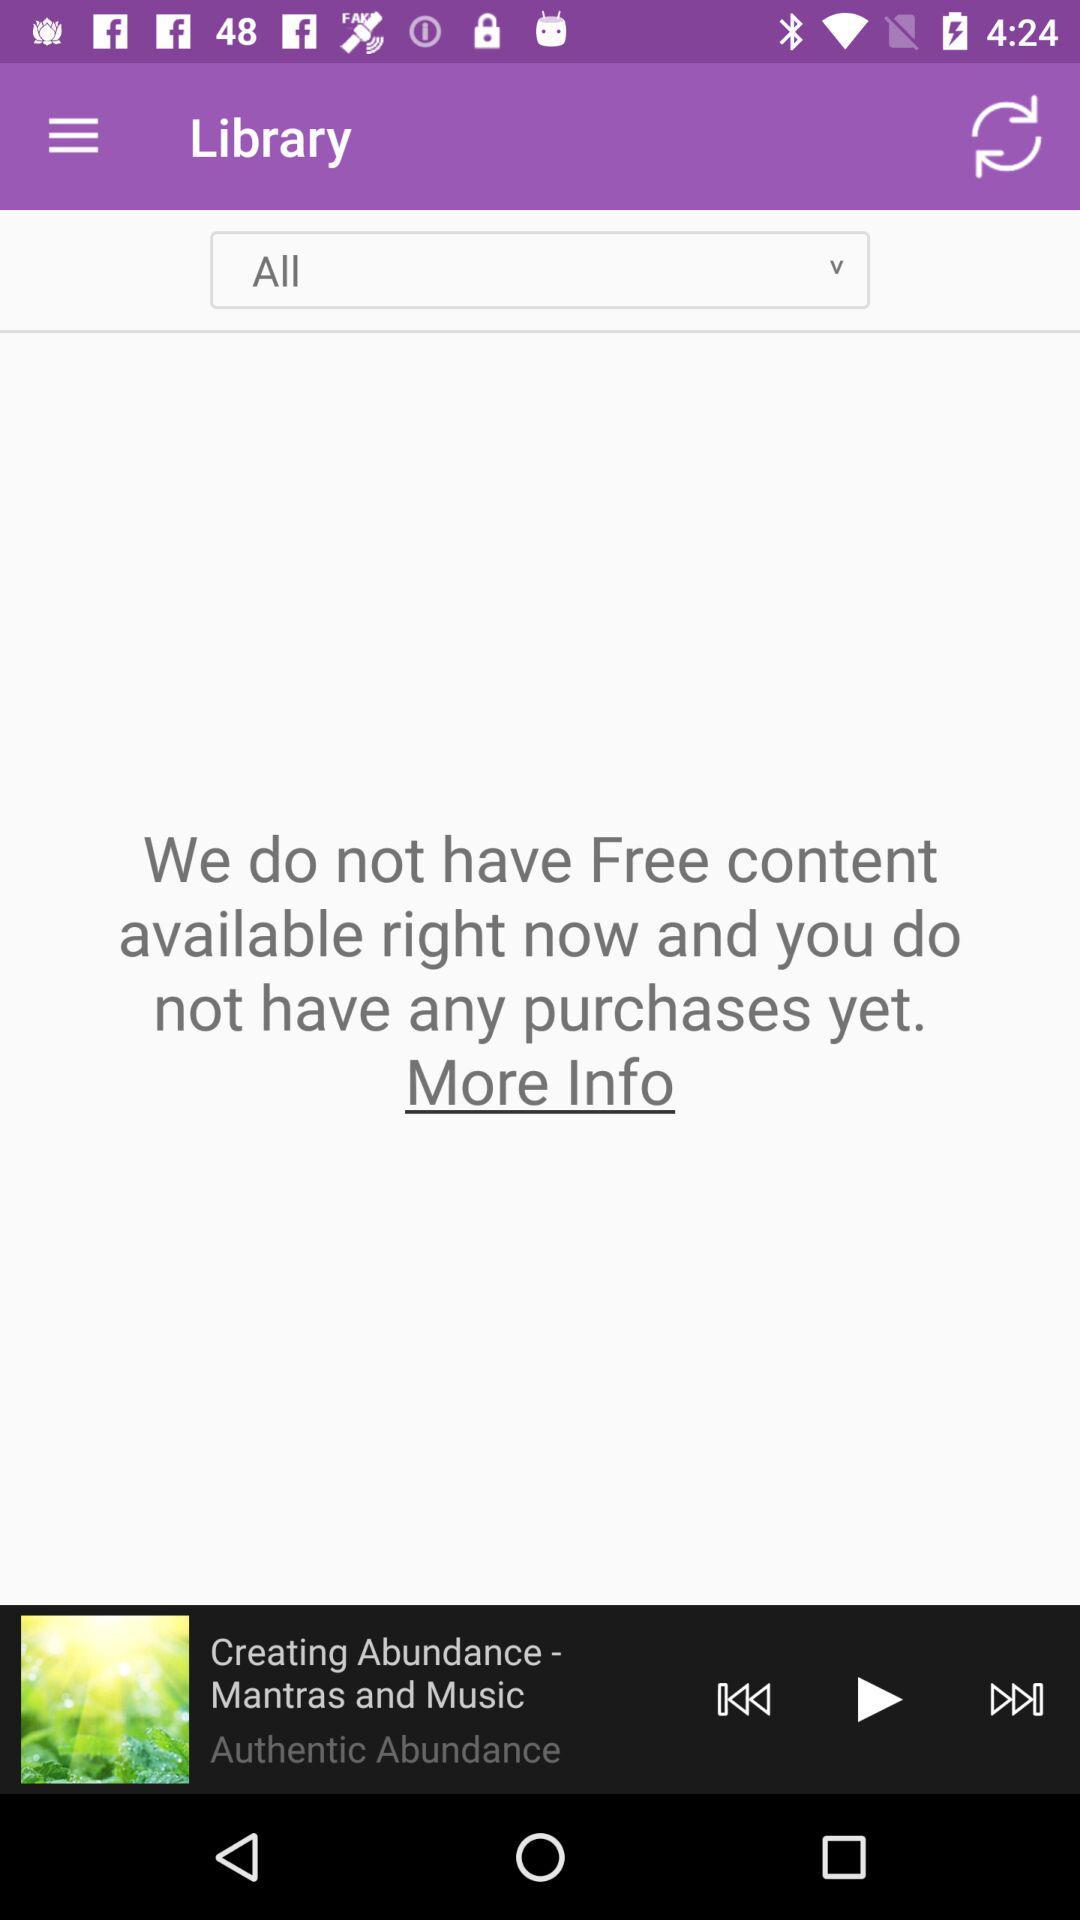 This screenshot has width=1080, height=1920. I want to click on item to the left of library icon, so click(72, 135).